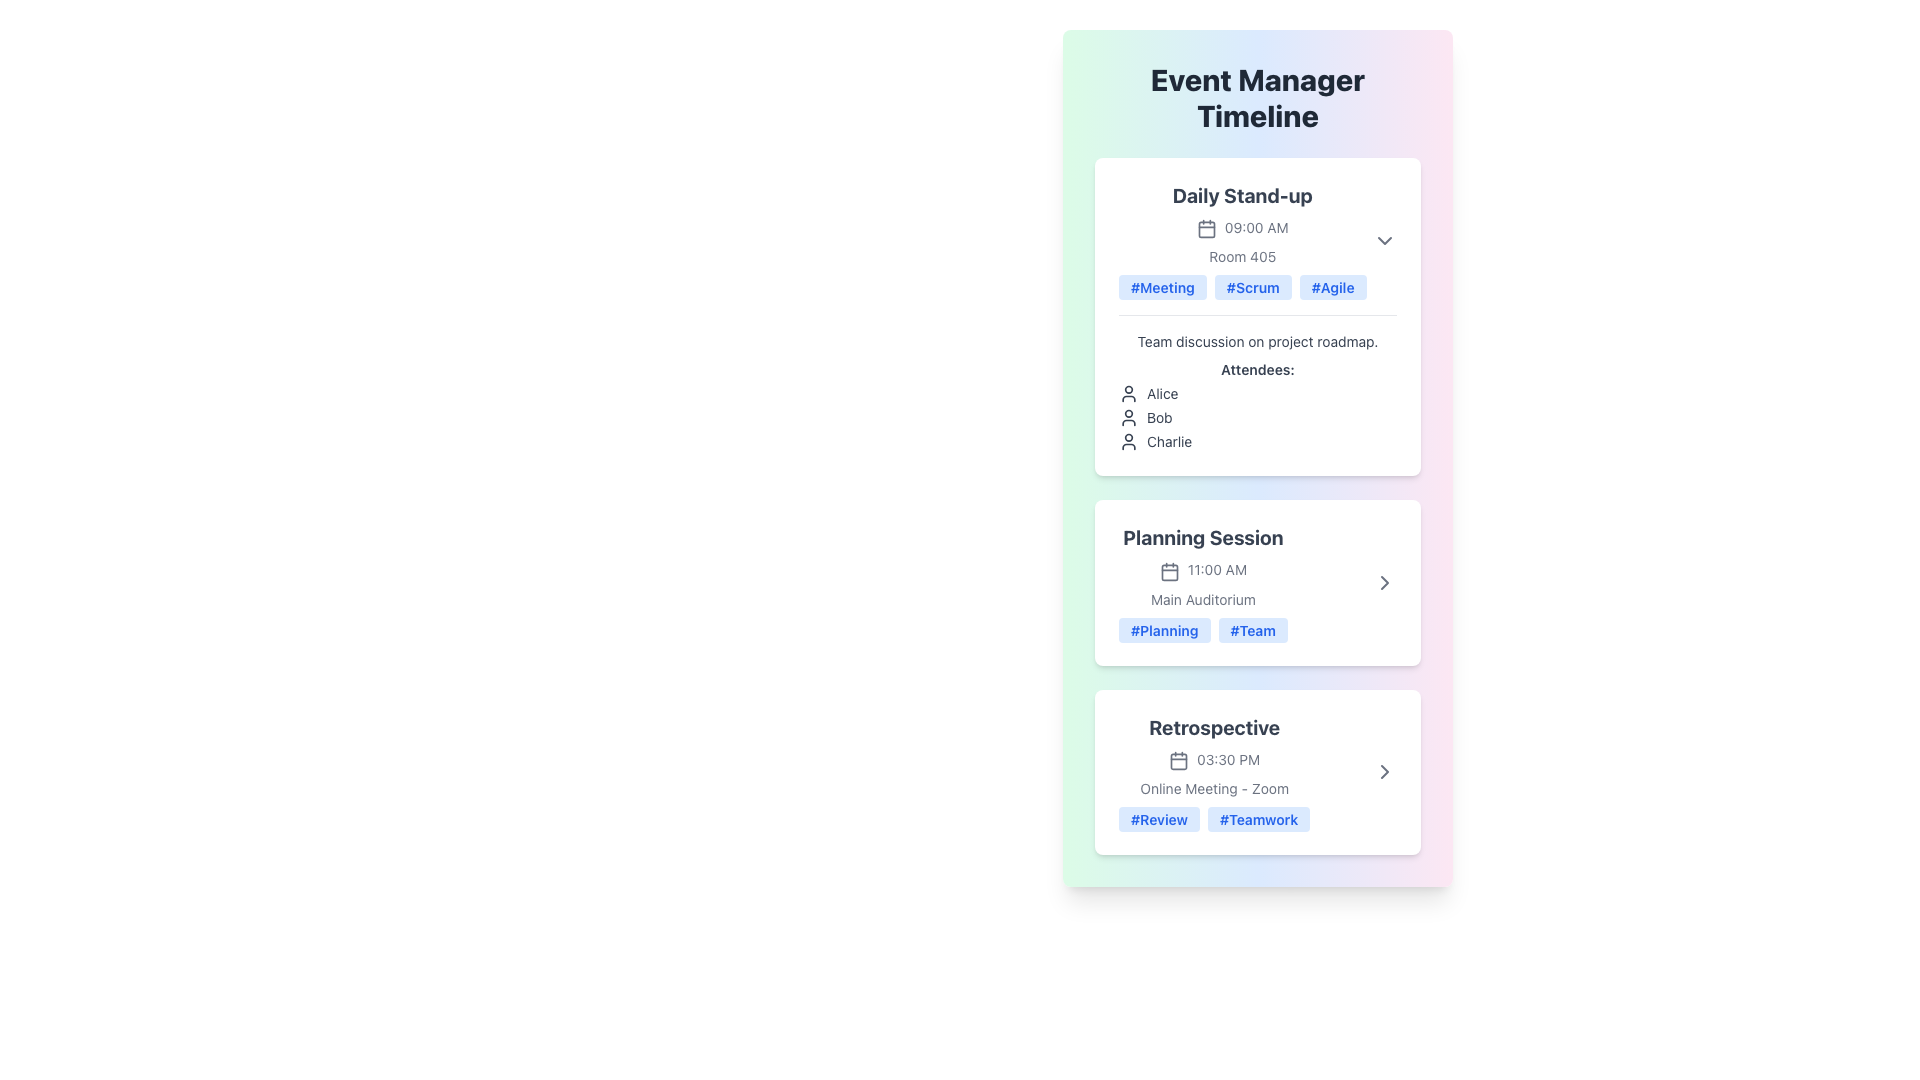  Describe the element at coordinates (1256, 582) in the screenshot. I see `the tags of the second Event entry display card in the timeline view, located between the 'Daily Stand-up' and 'Retrospective' entries` at that location.